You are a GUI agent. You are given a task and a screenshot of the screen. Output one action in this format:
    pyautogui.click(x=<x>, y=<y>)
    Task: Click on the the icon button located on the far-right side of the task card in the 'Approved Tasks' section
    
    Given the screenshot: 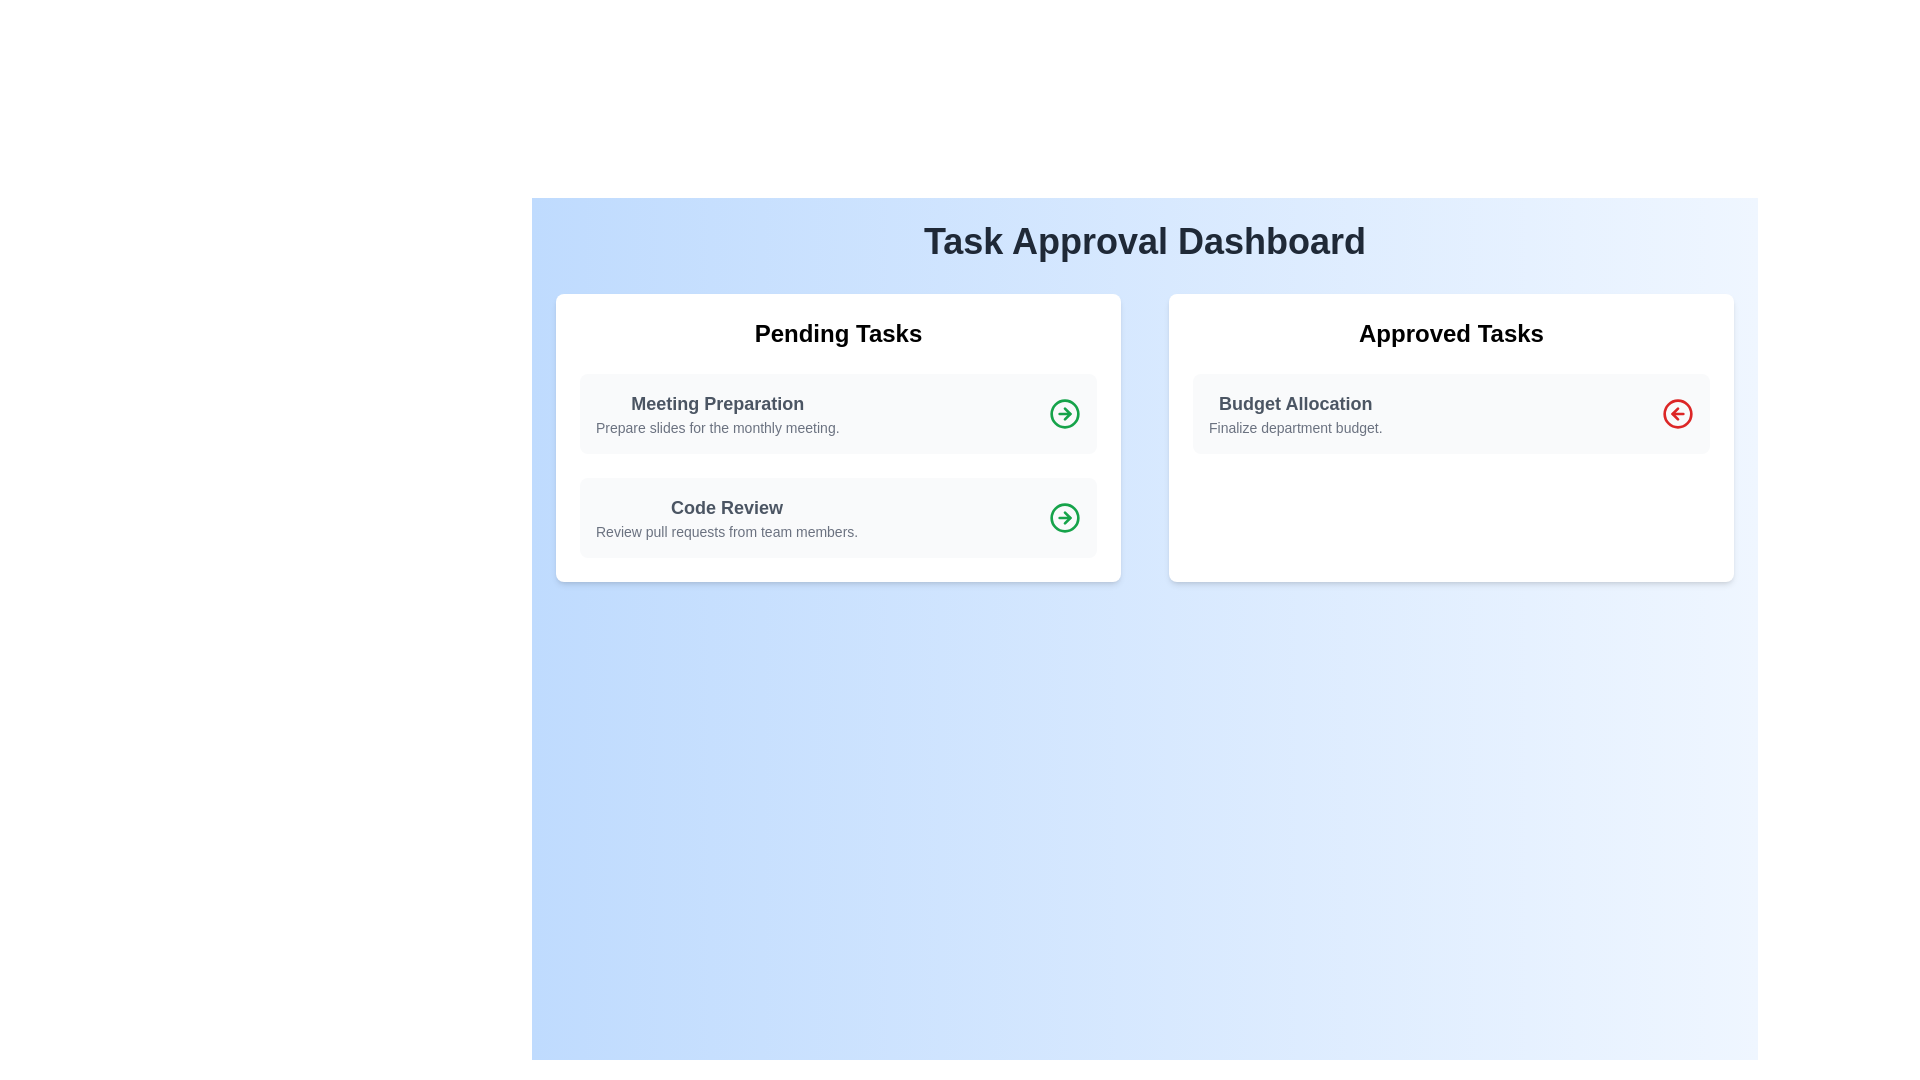 What is the action you would take?
    pyautogui.click(x=1678, y=412)
    